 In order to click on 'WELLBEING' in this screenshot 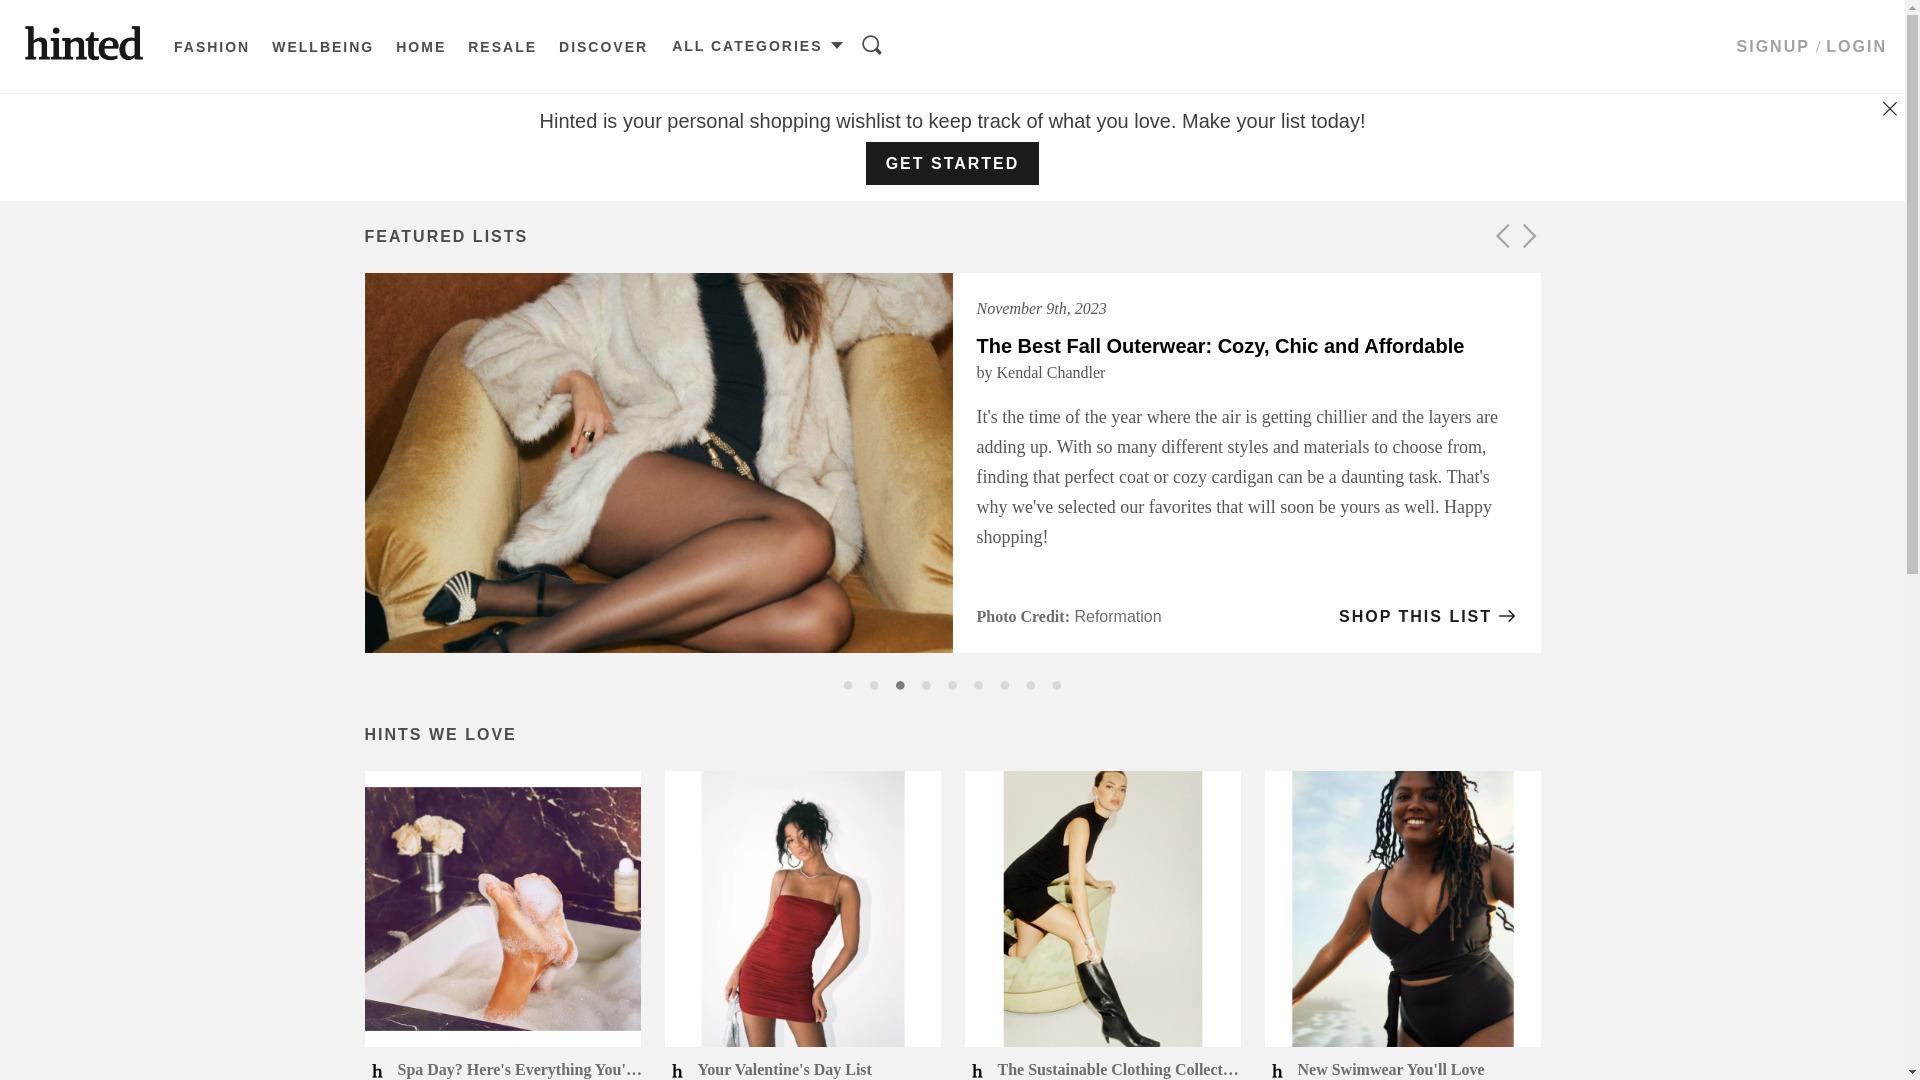, I will do `click(322, 46)`.